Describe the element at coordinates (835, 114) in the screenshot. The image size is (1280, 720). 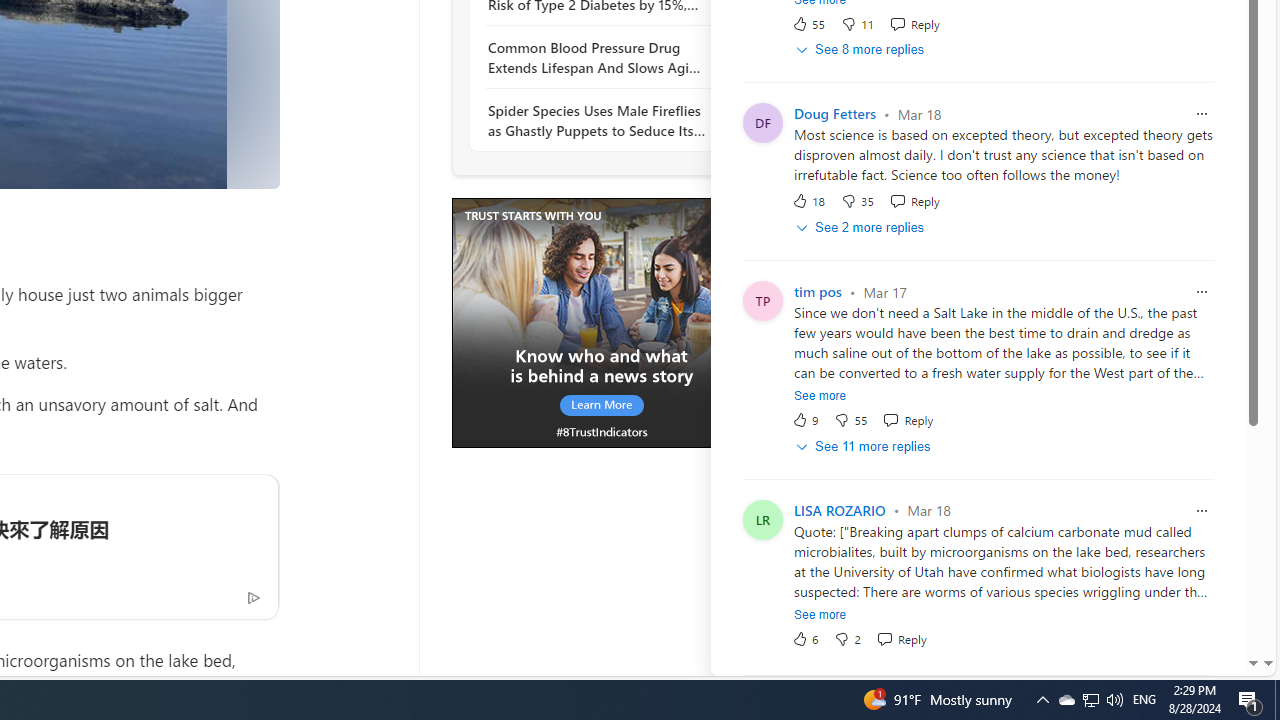
I see `'Doug Fetters'` at that location.